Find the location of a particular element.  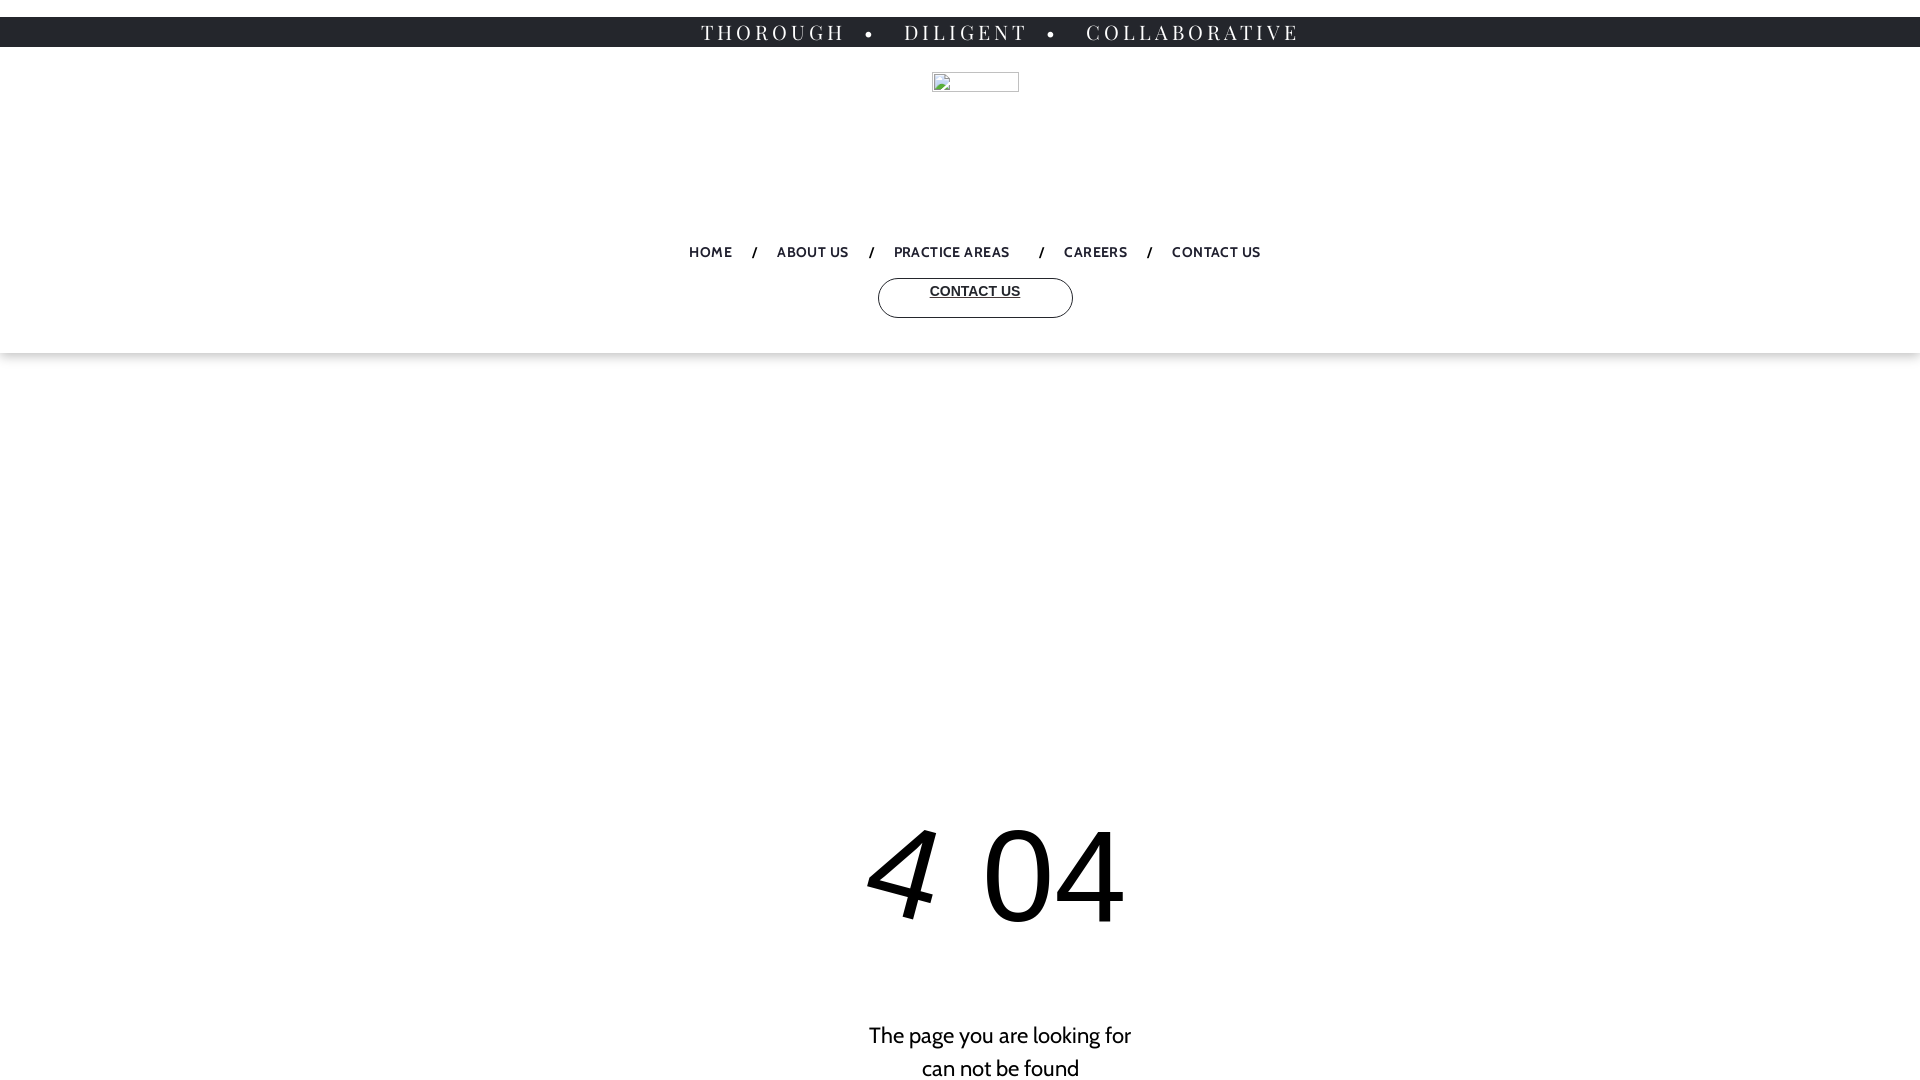

'ABOUT US' is located at coordinates (812, 251).